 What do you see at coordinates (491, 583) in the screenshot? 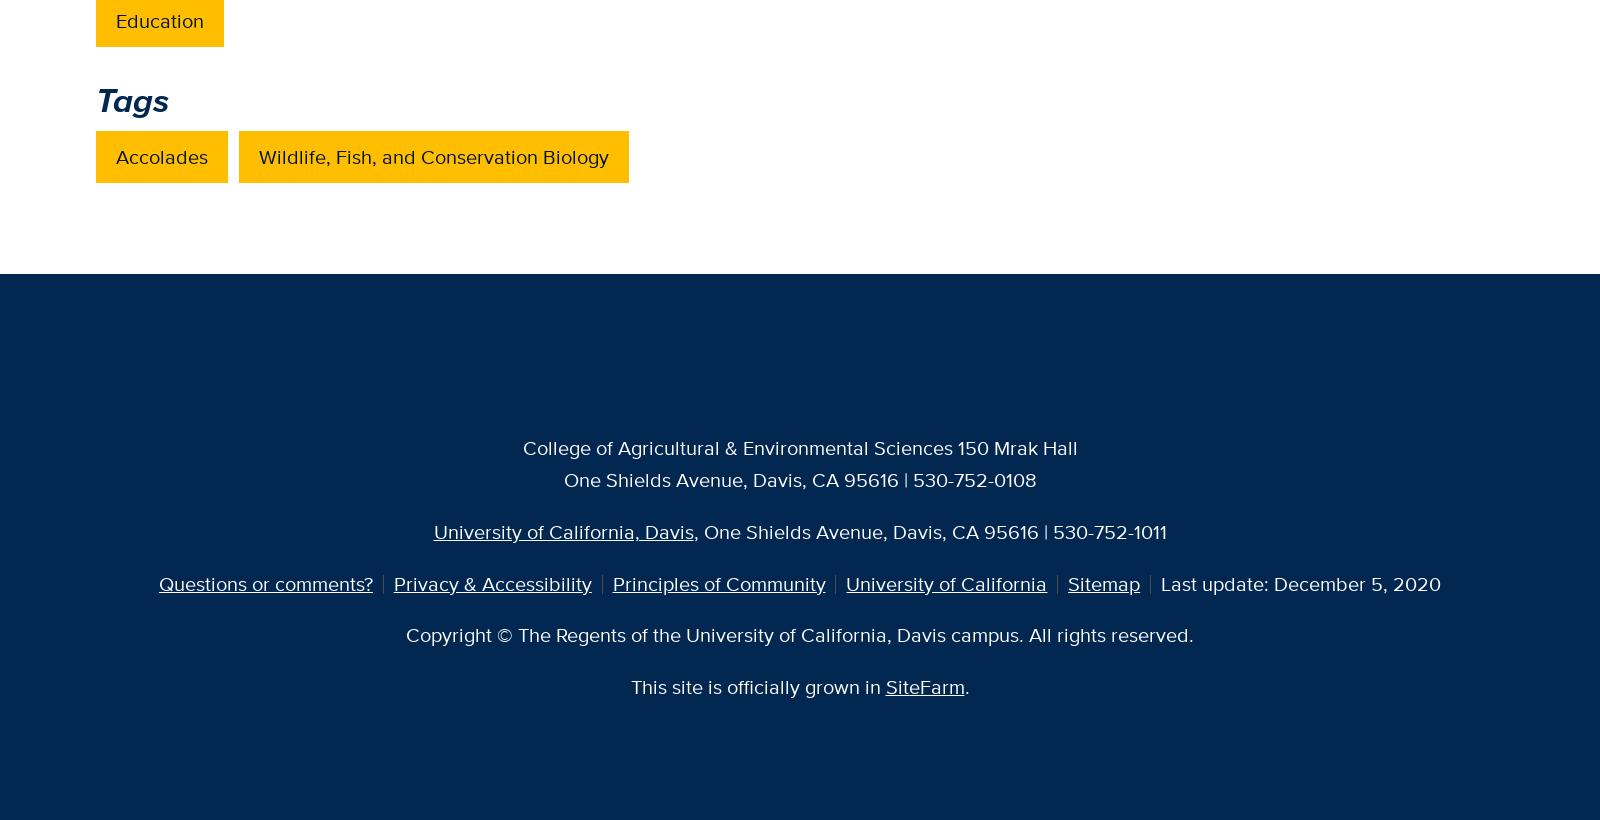
I see `'Privacy & Accessibility'` at bounding box center [491, 583].